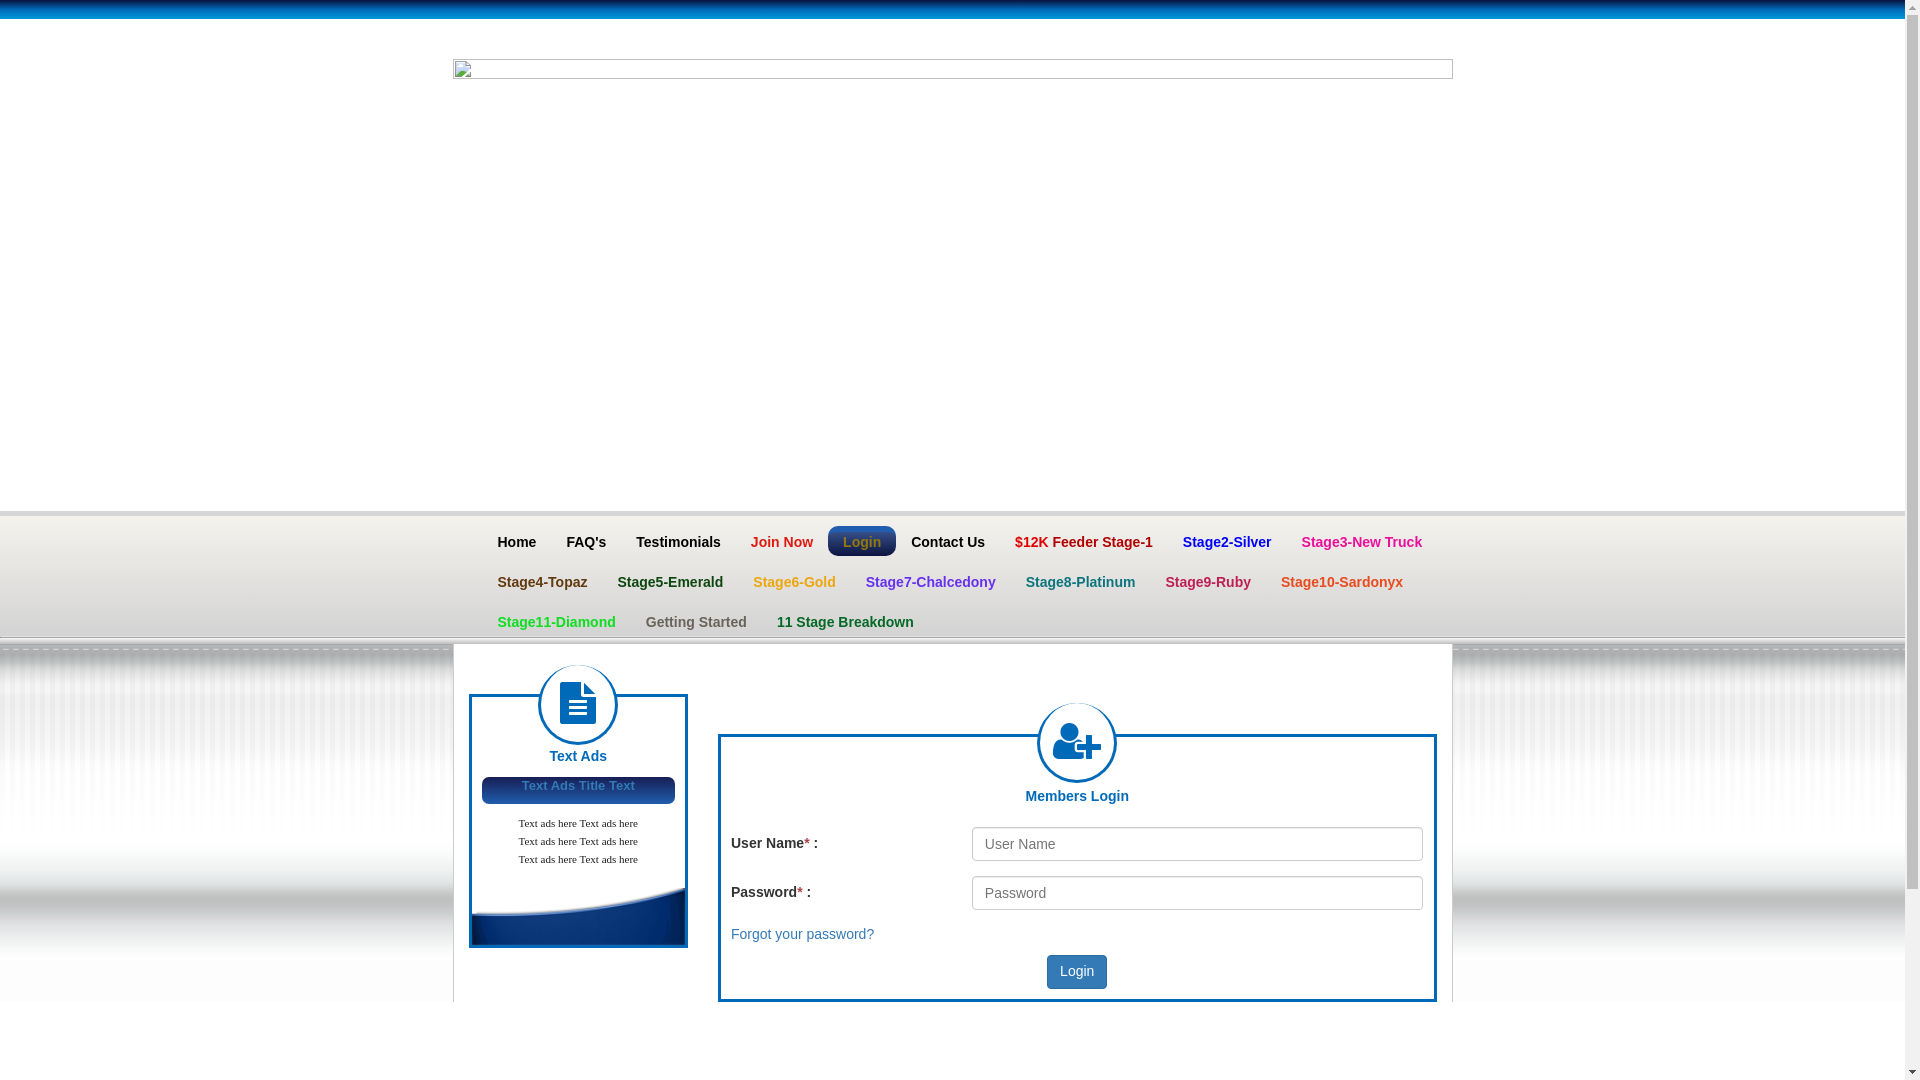 The image size is (1920, 1080). Describe the element at coordinates (670, 581) in the screenshot. I see `'Stage5-Emerald'` at that location.